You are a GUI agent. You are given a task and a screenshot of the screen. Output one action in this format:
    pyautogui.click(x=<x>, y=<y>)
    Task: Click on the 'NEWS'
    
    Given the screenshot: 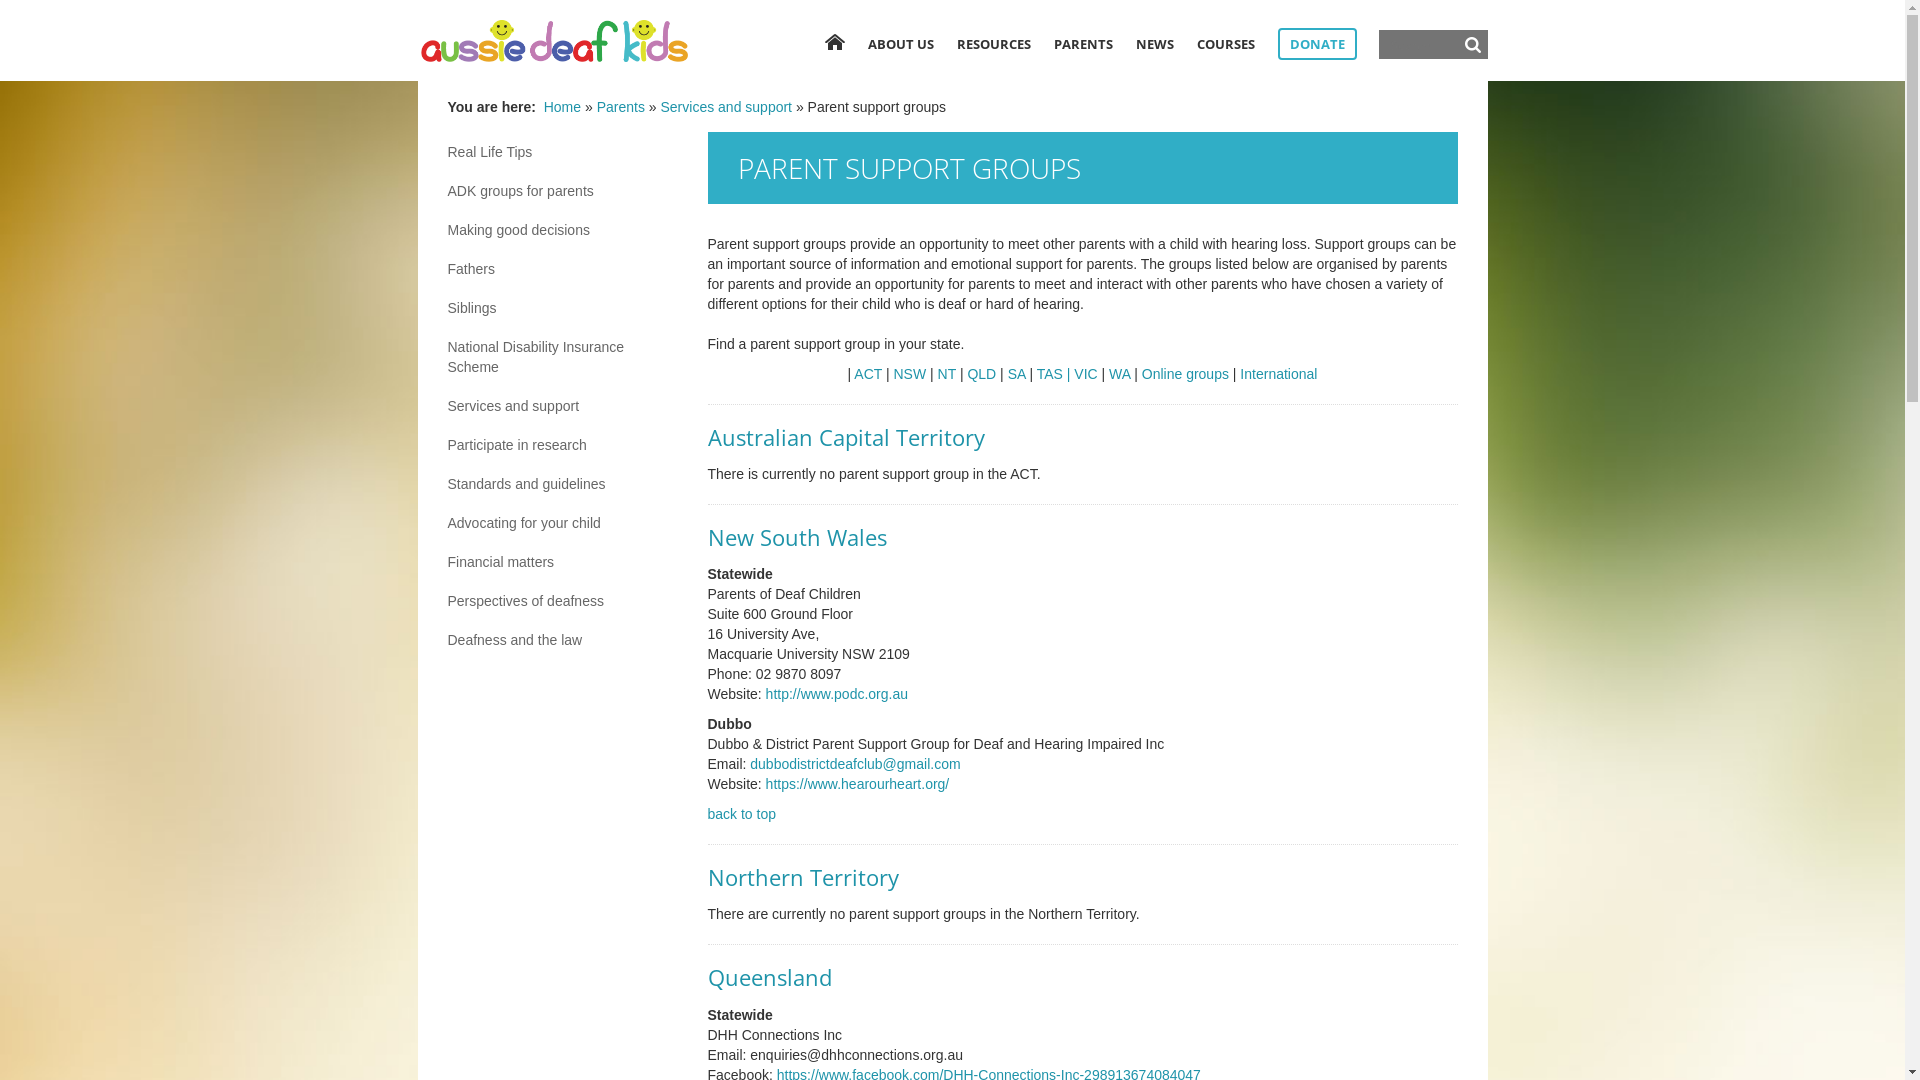 What is the action you would take?
    pyautogui.click(x=1155, y=43)
    